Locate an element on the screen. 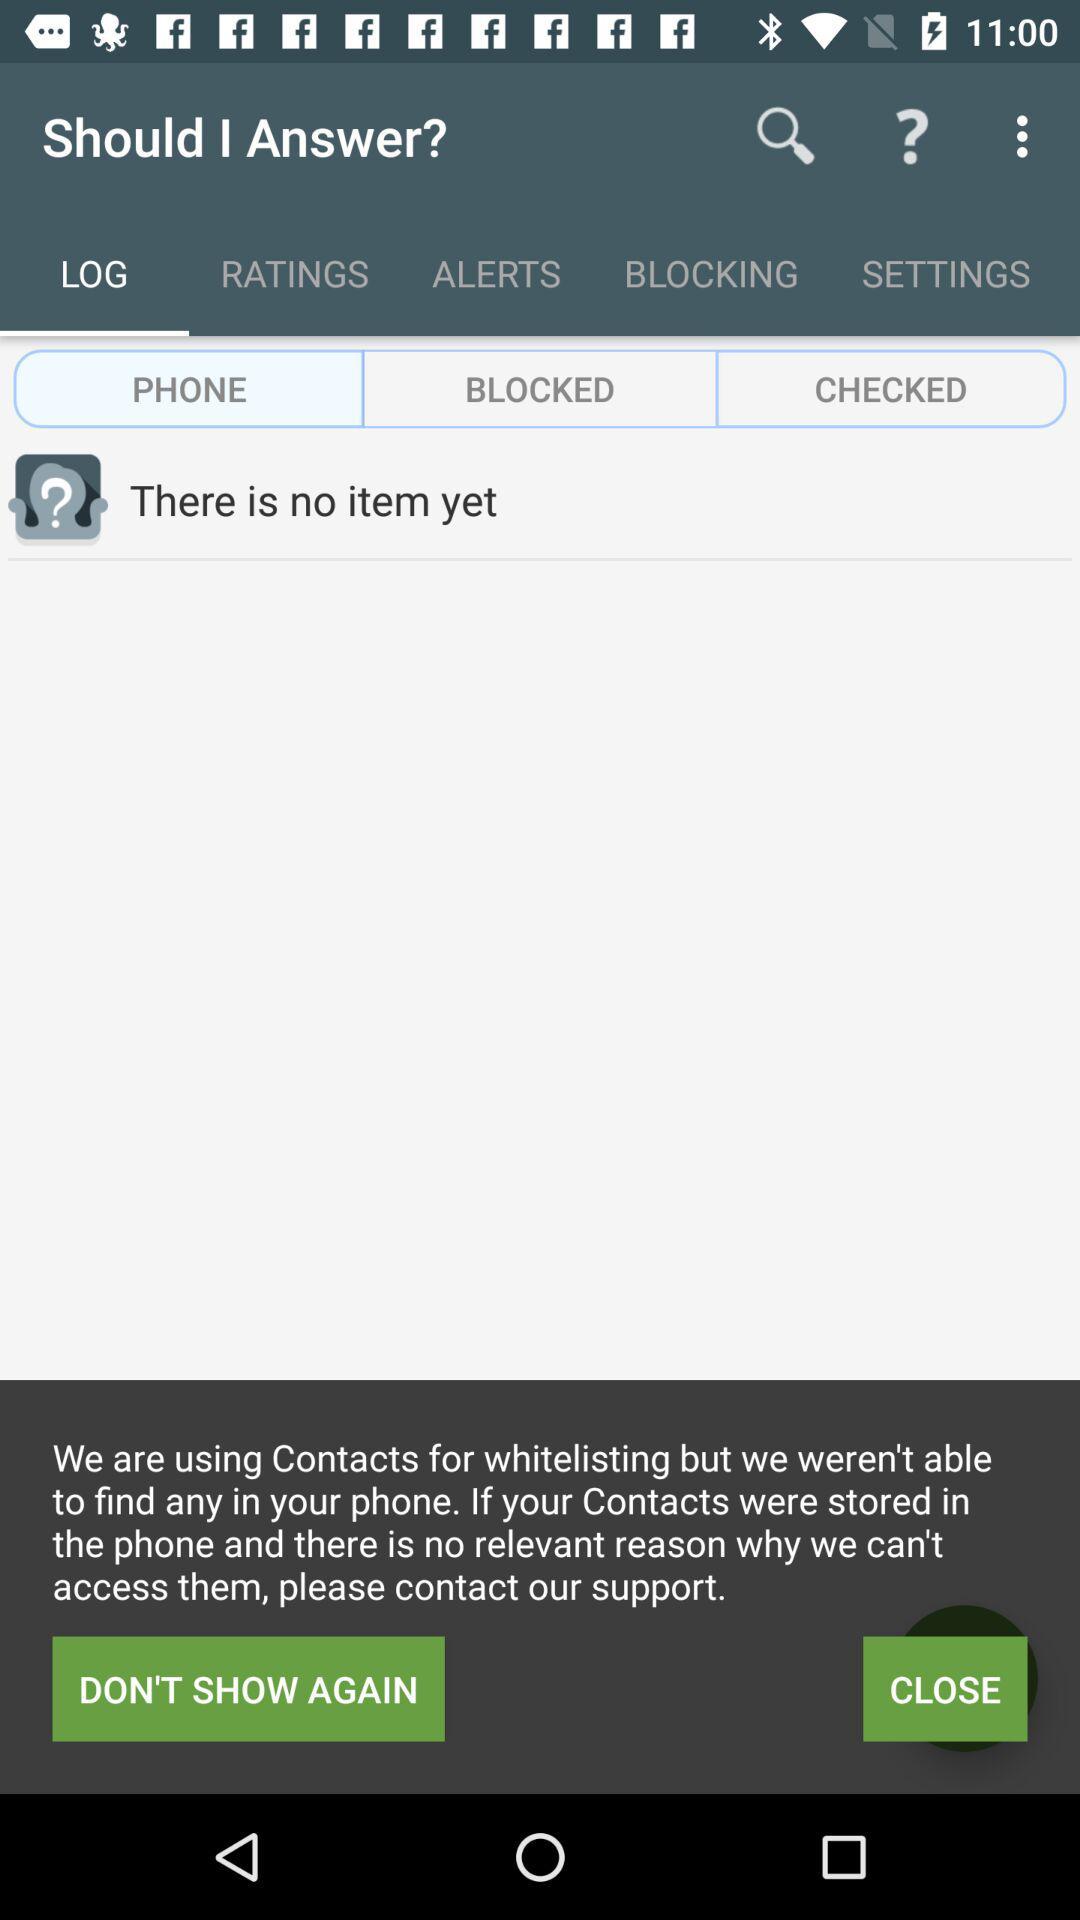 This screenshot has width=1080, height=1920. the blocked is located at coordinates (540, 388).